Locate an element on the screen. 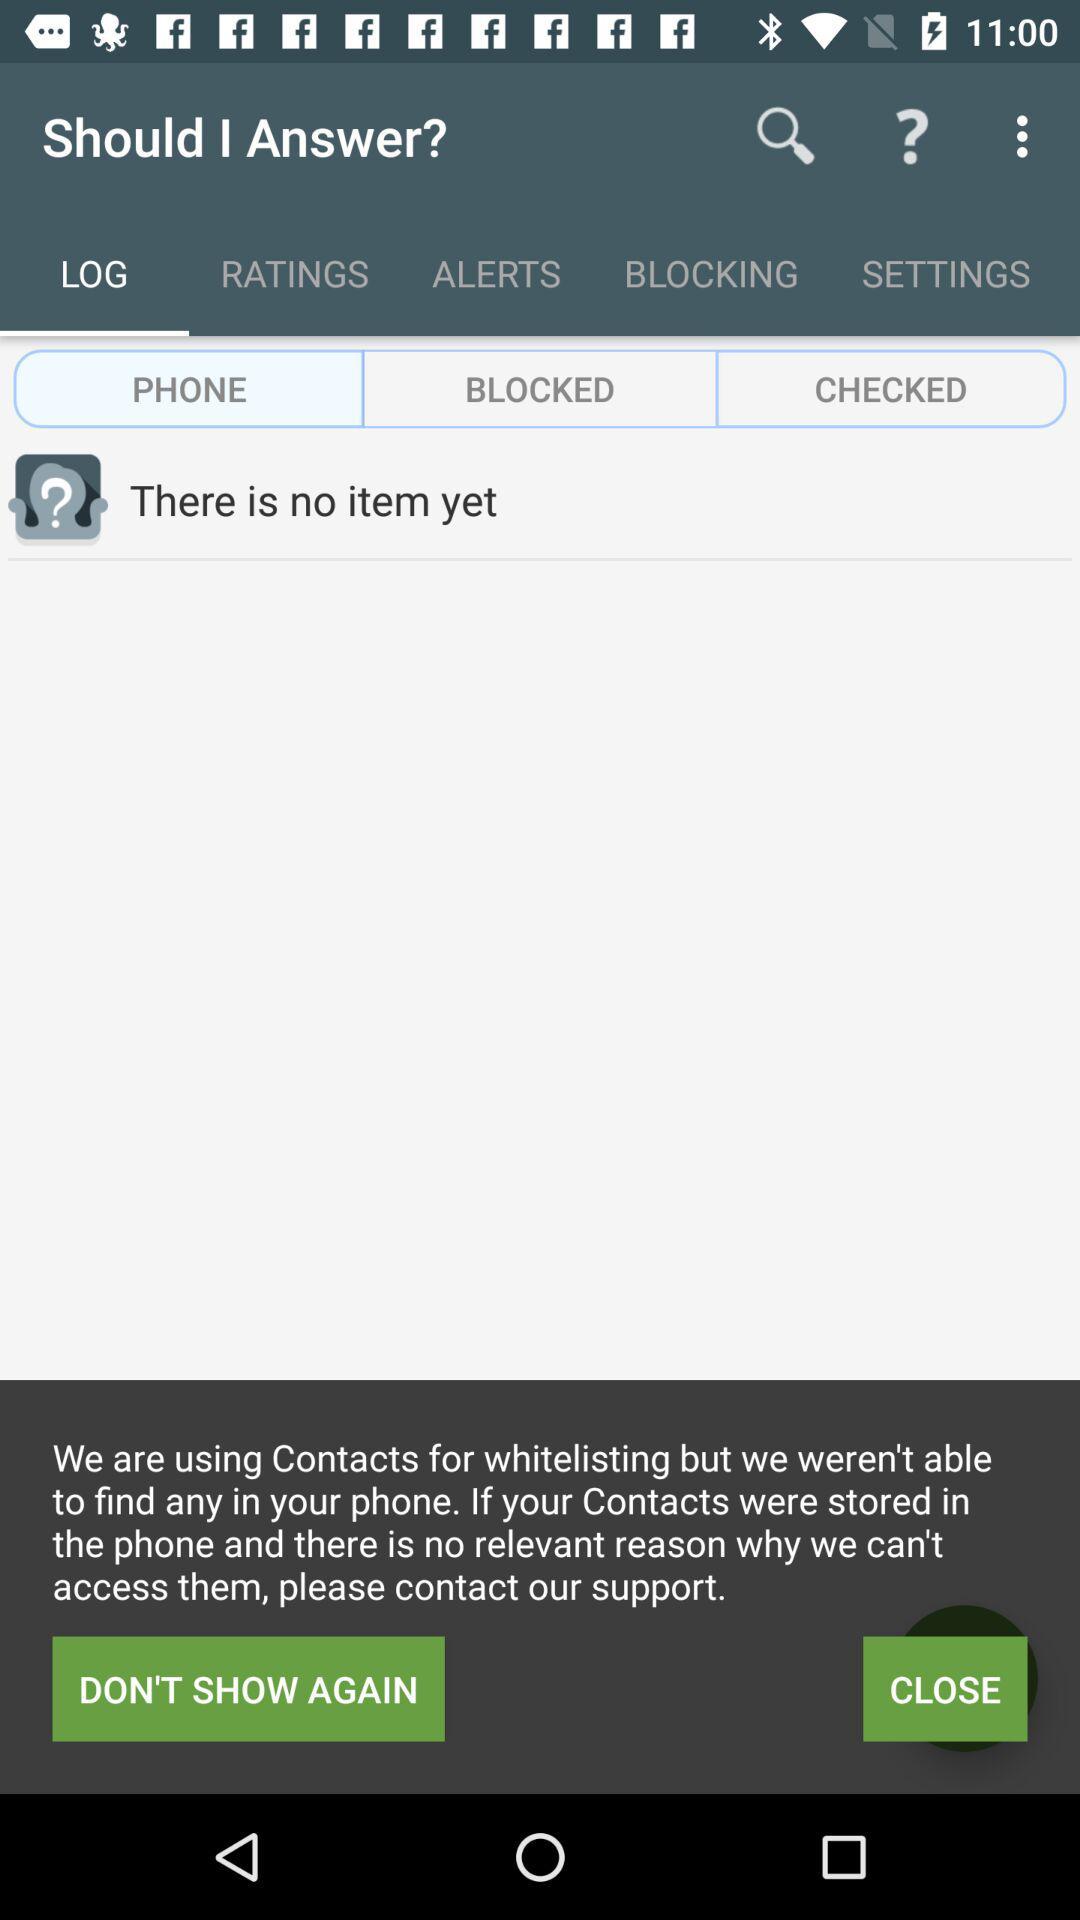 This screenshot has width=1080, height=1920. the blocked is located at coordinates (540, 388).